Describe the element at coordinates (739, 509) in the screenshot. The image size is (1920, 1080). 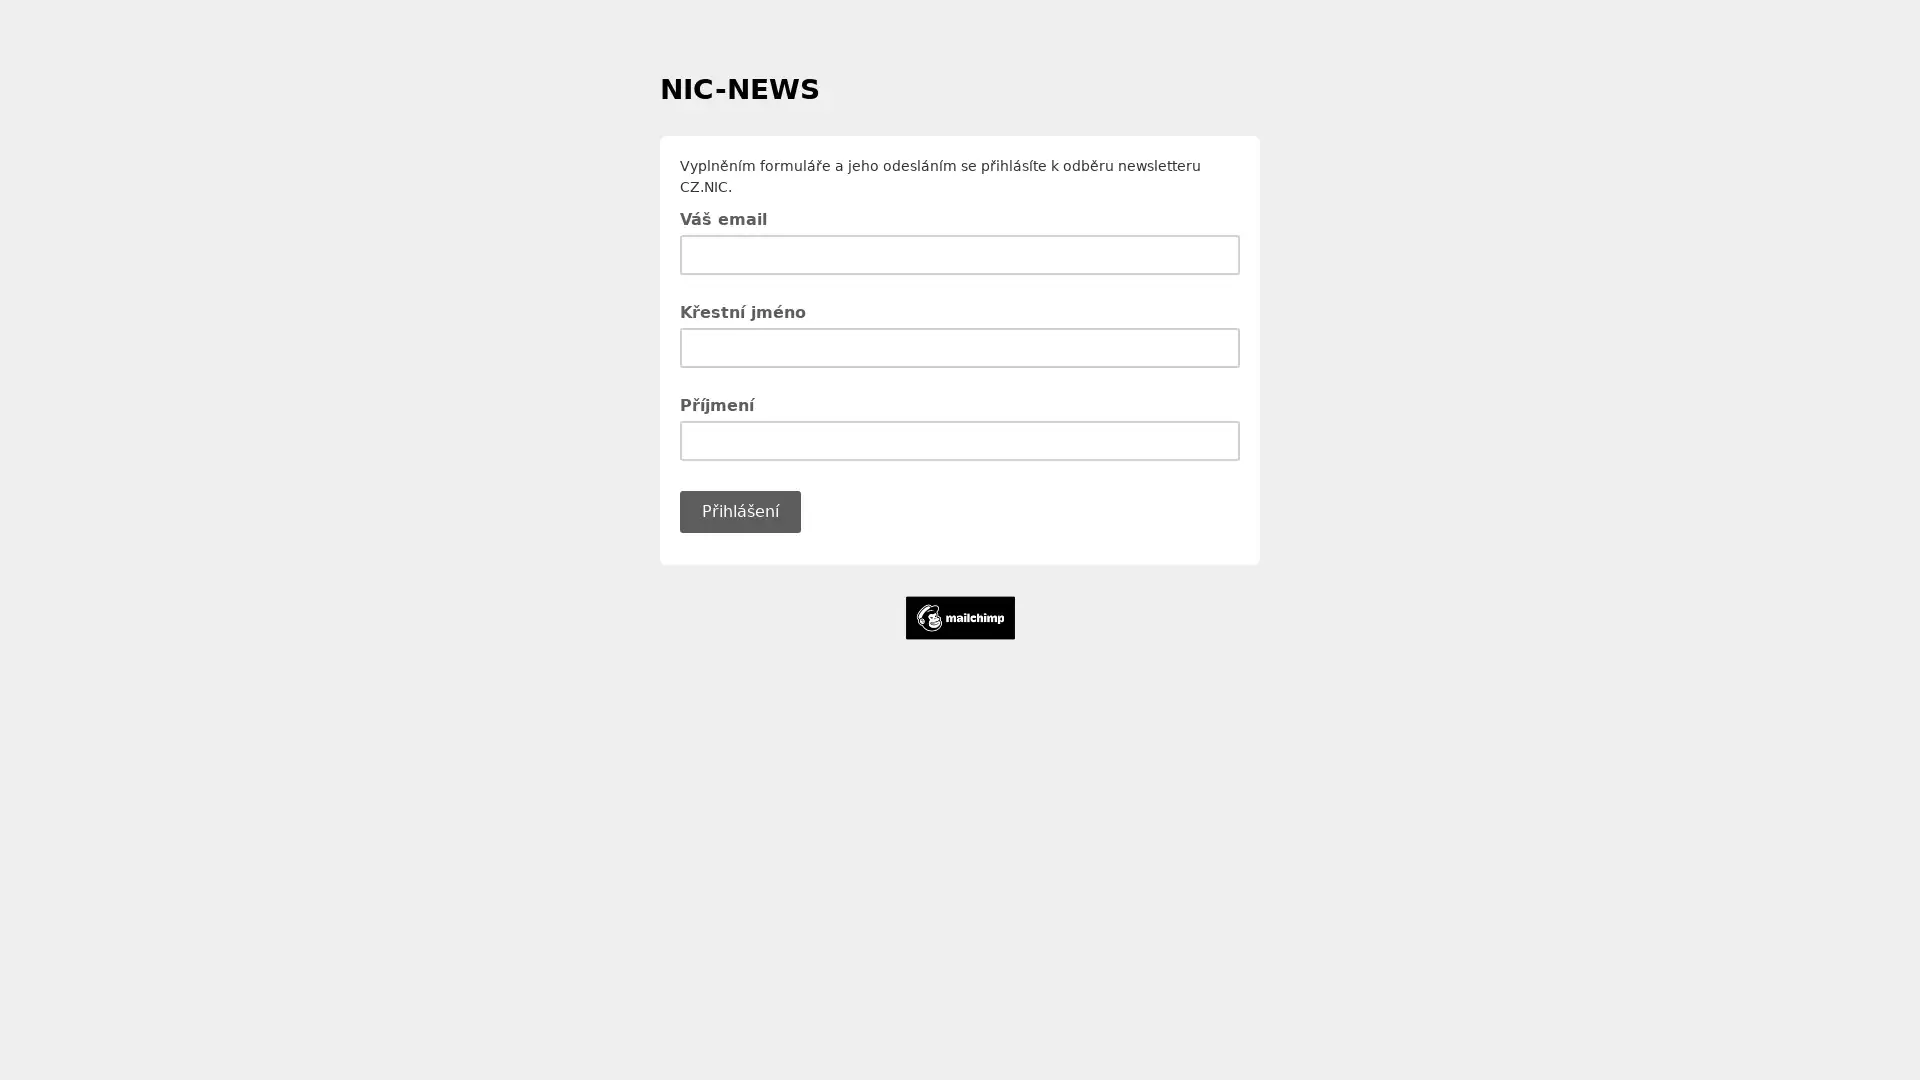
I see `Prihlaseni` at that location.